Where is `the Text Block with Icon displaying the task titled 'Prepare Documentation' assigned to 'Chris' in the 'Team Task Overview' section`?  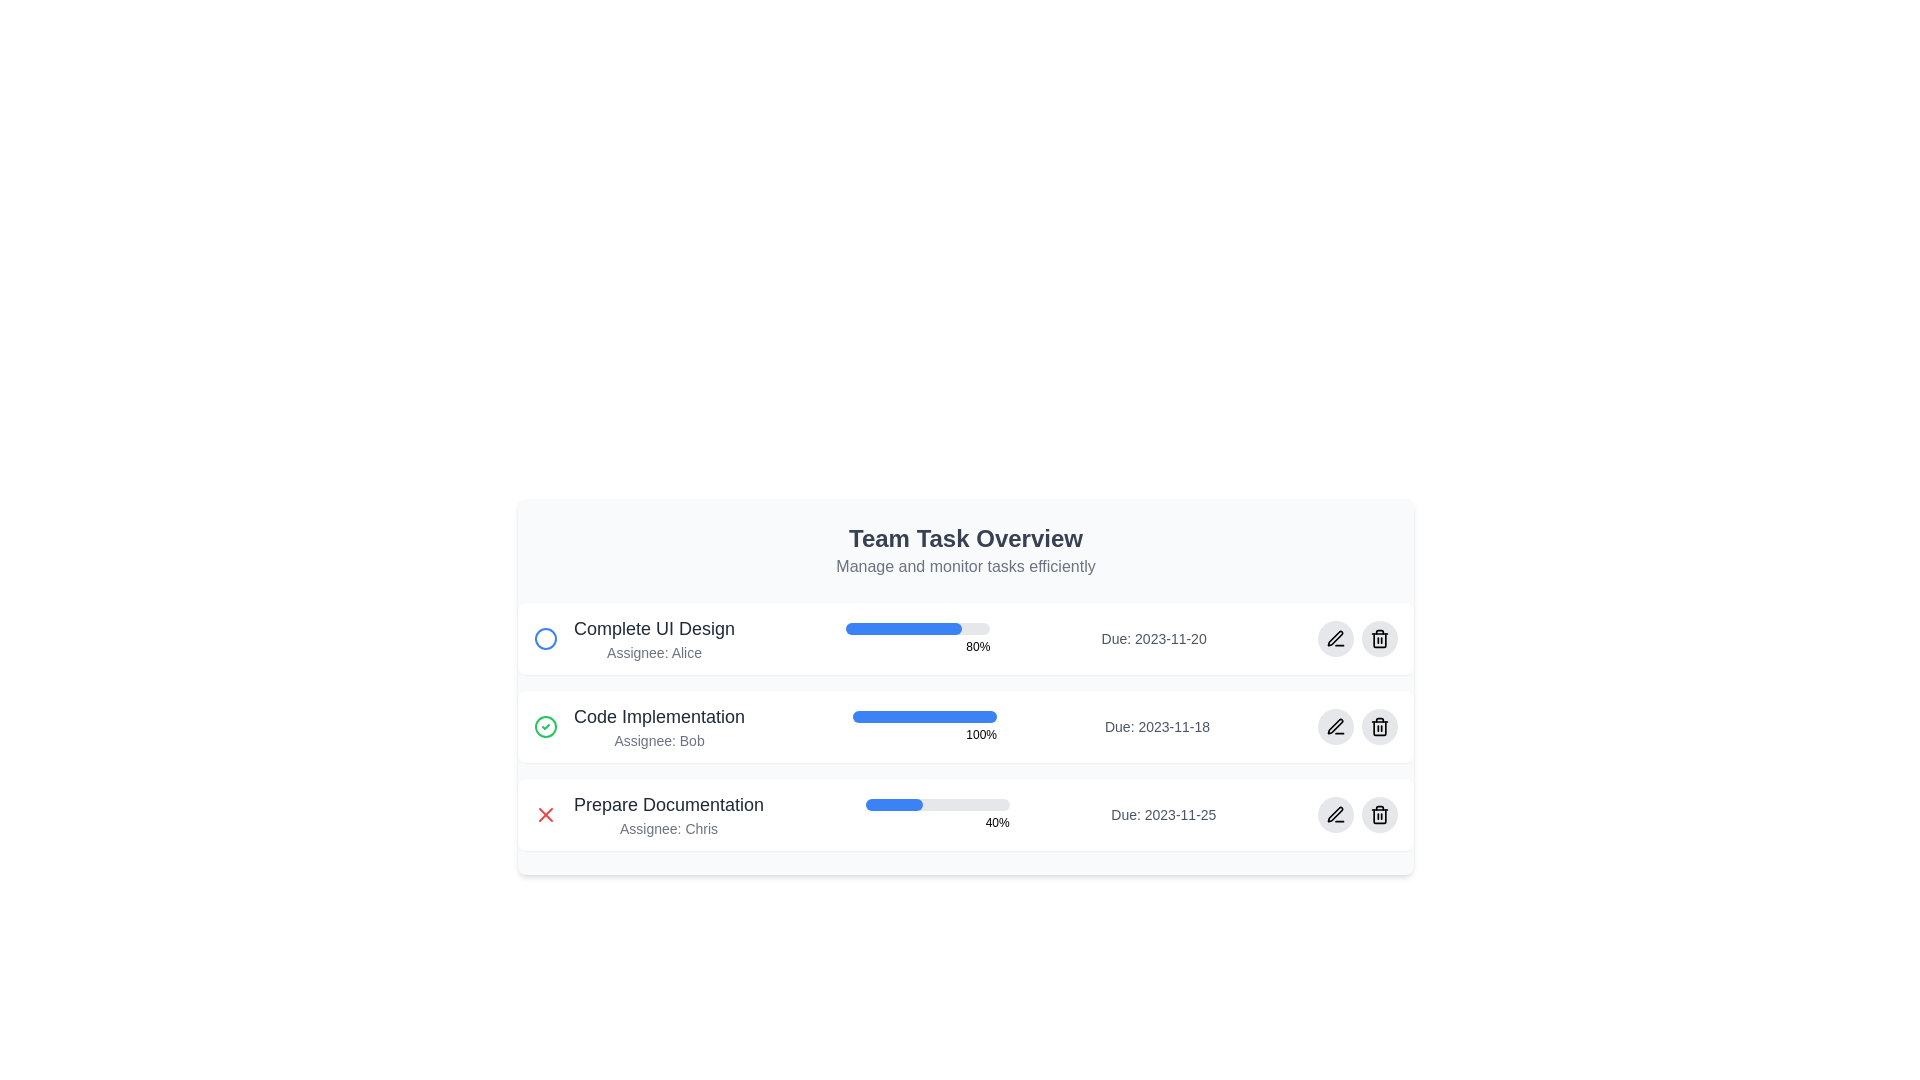 the Text Block with Icon displaying the task titled 'Prepare Documentation' assigned to 'Chris' in the 'Team Task Overview' section is located at coordinates (648, 814).